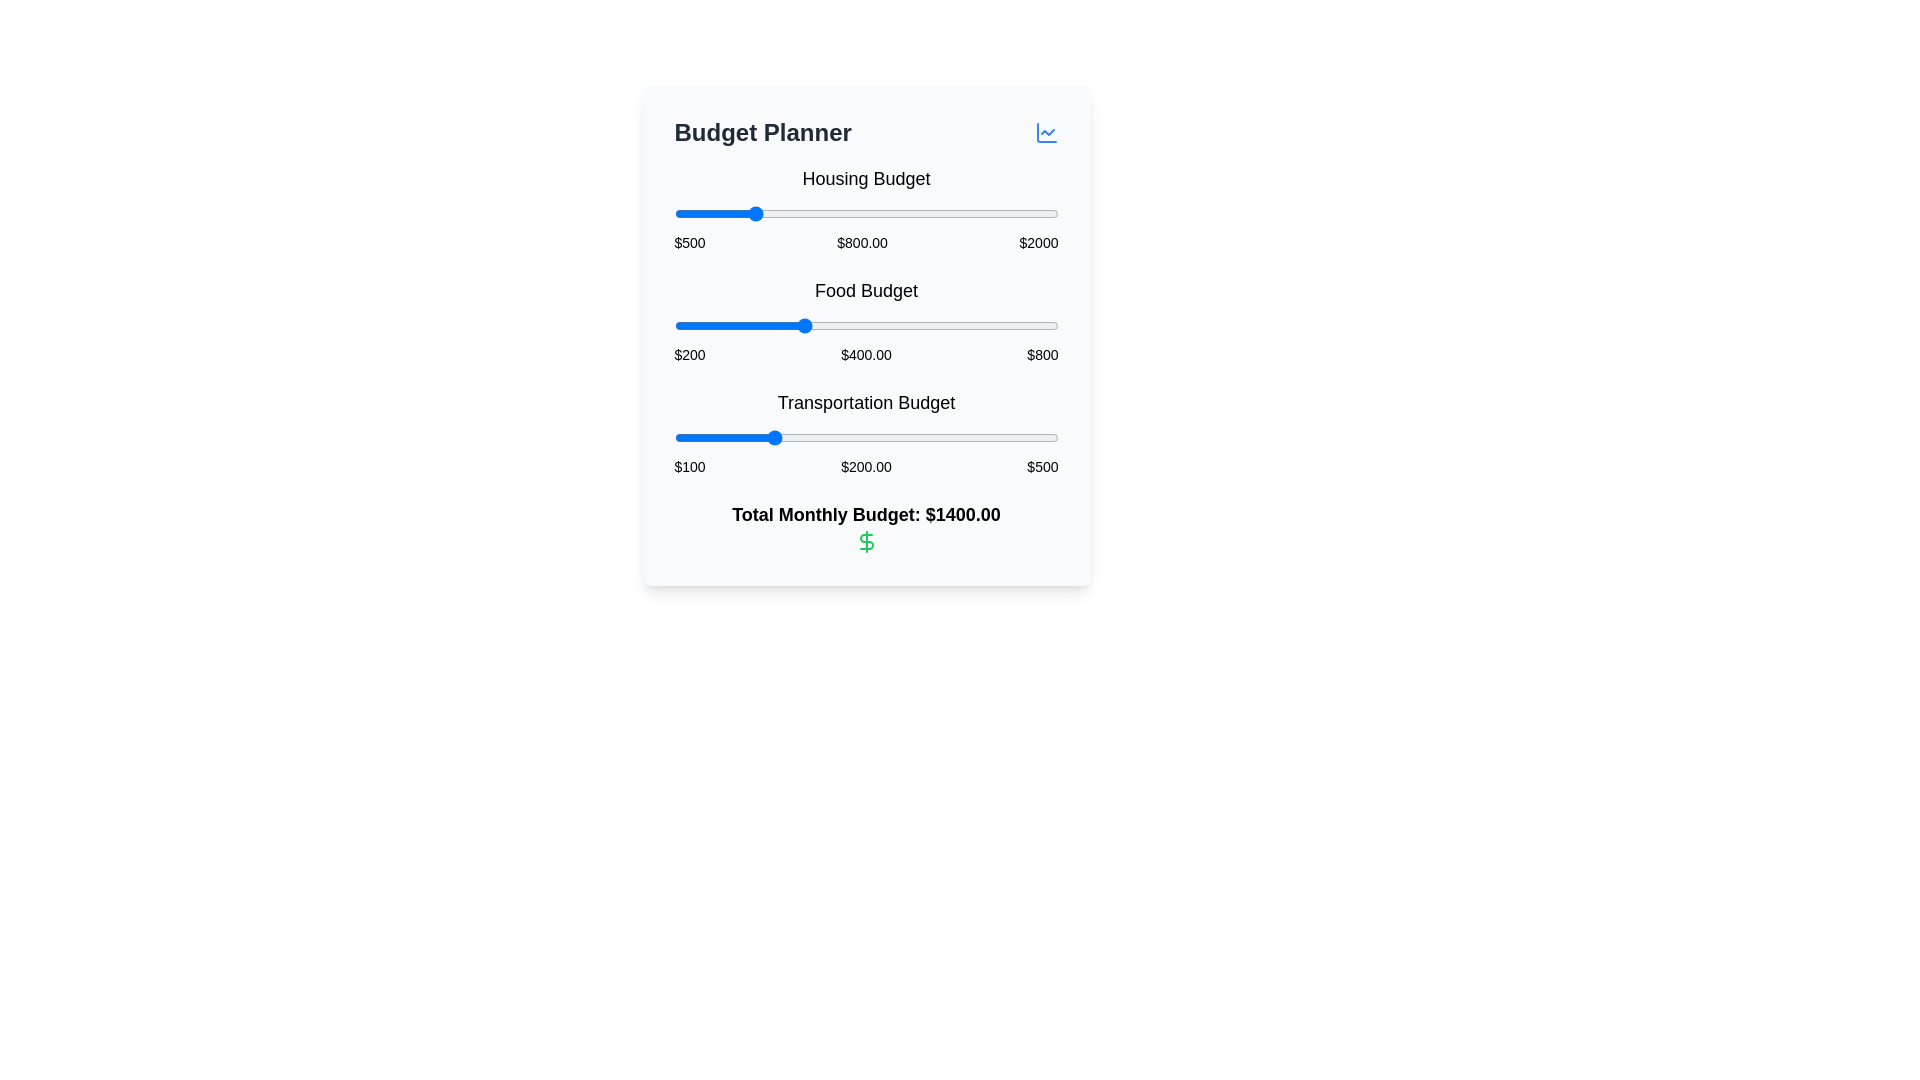 The image size is (1920, 1080). I want to click on the transportation budget, so click(901, 437).